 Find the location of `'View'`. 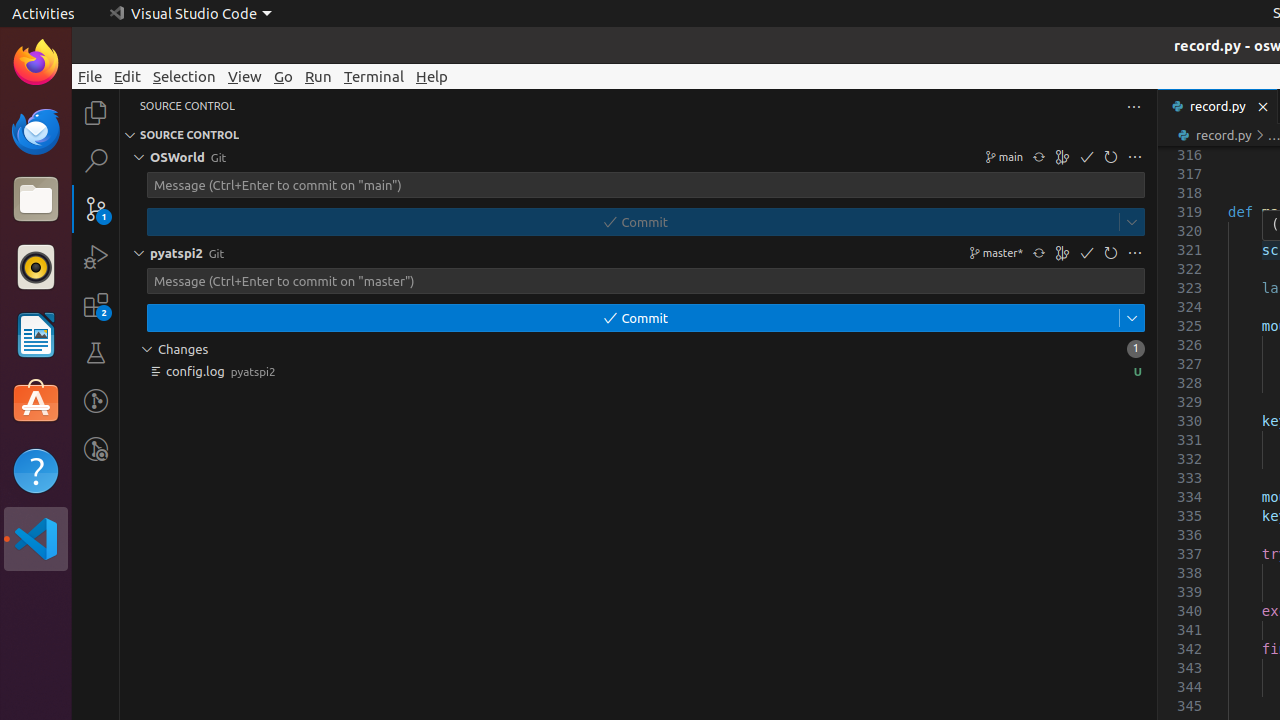

'View' is located at coordinates (243, 75).